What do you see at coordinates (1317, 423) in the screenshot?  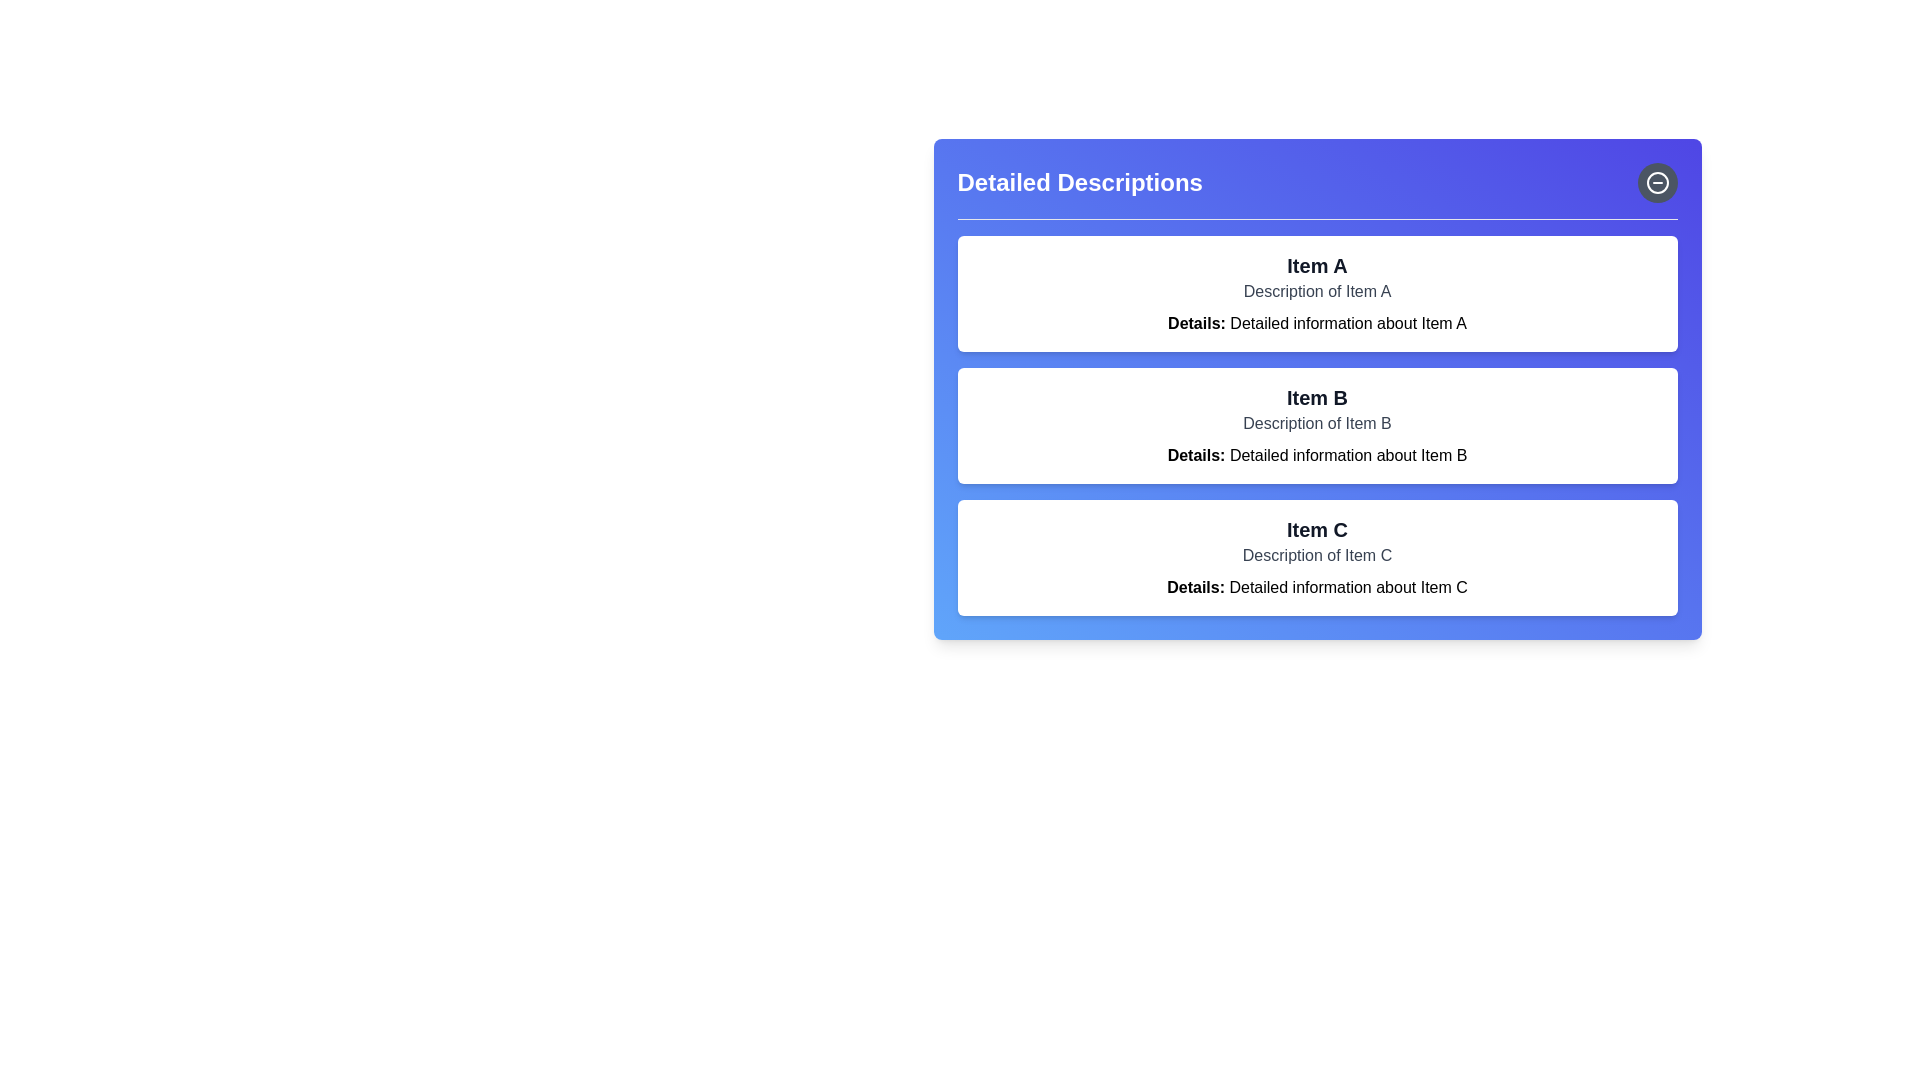 I see `the Text label that provides a concise description for 'Item B', located directly below the heading 'Item B' and above the text starting with 'Details:', within a panel with rounded corners` at bounding box center [1317, 423].